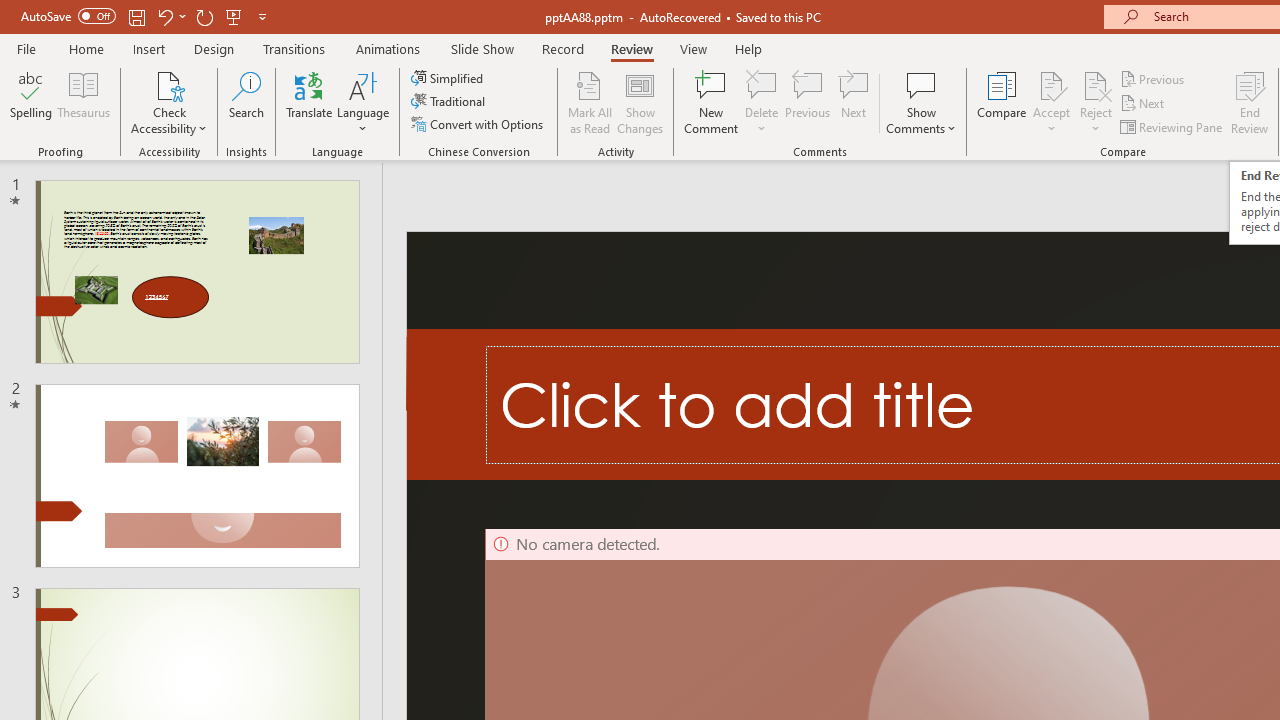 This screenshot has width=1280, height=720. What do you see at coordinates (711, 103) in the screenshot?
I see `'New Comment'` at bounding box center [711, 103].